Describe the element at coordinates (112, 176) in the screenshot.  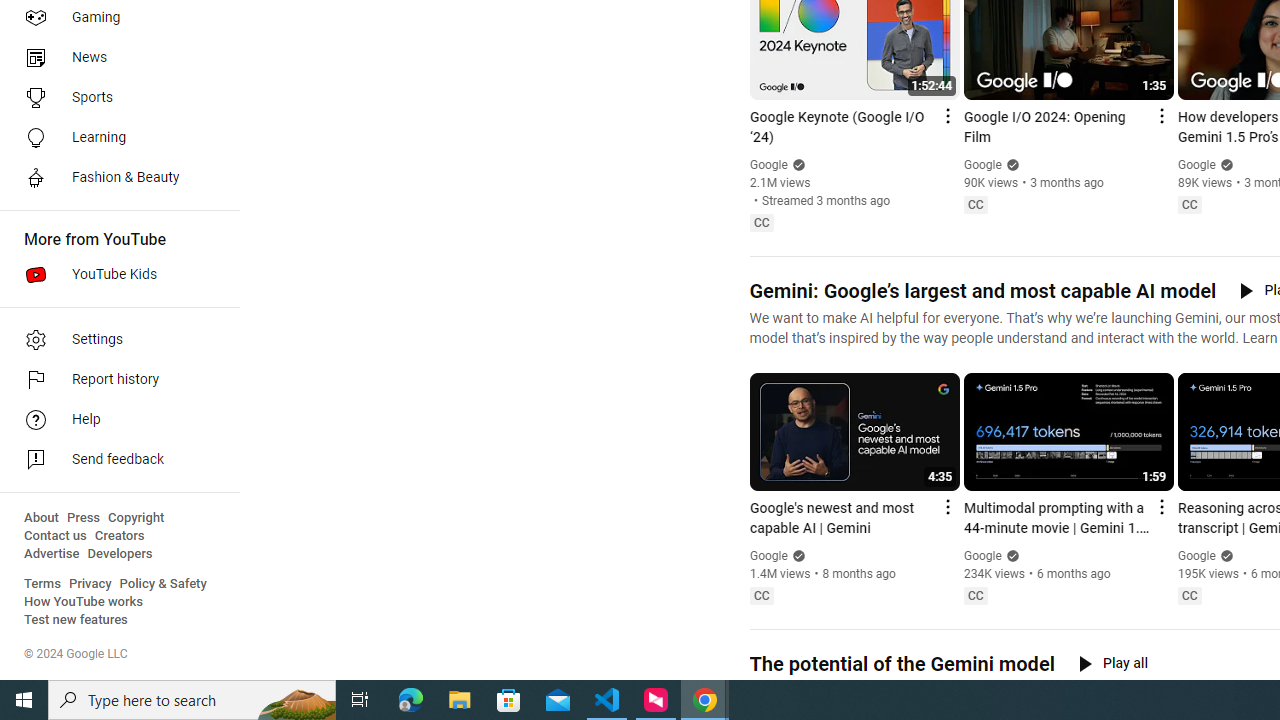
I see `'Fashion & Beauty'` at that location.